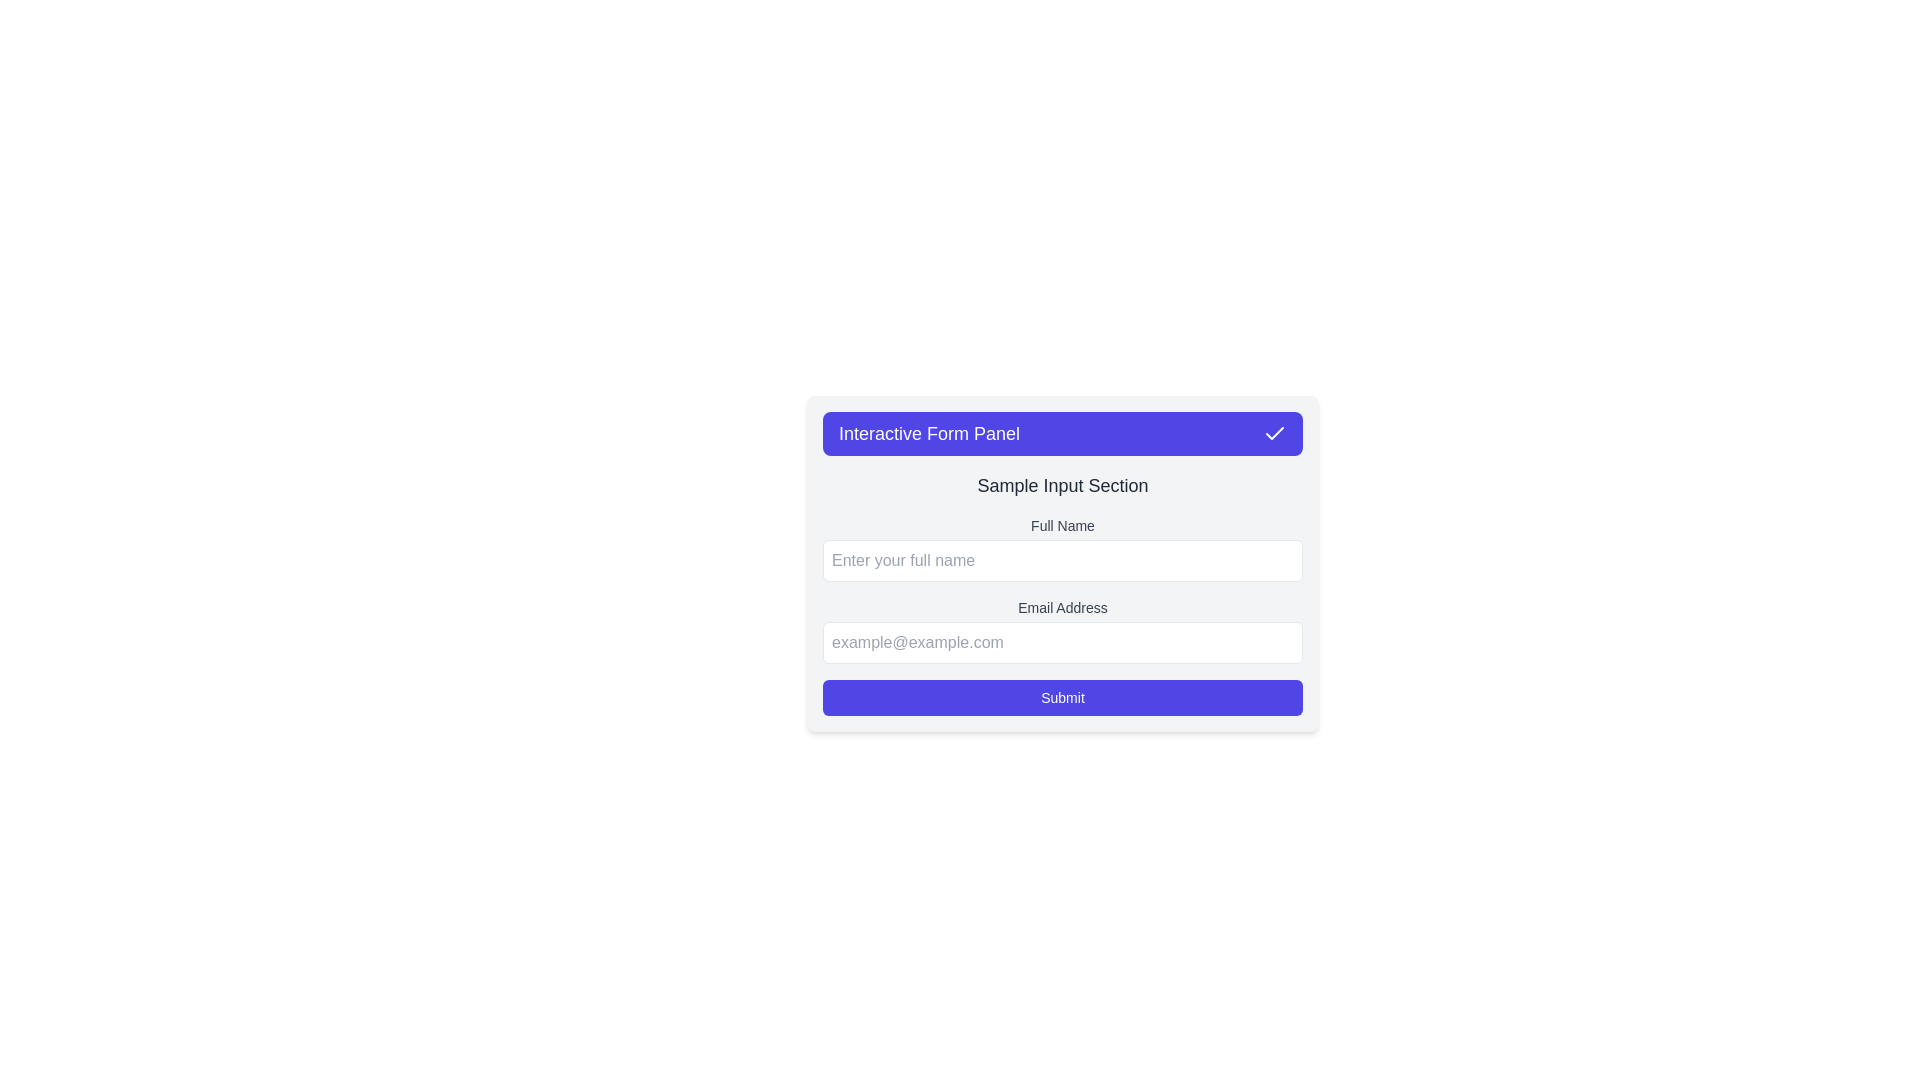 The height and width of the screenshot is (1080, 1920). What do you see at coordinates (928, 433) in the screenshot?
I see `text from the leftmost text label displaying 'Interactive Form Panel' with a bold, white font on a purple background, located in the upper portion of the form interface` at bounding box center [928, 433].